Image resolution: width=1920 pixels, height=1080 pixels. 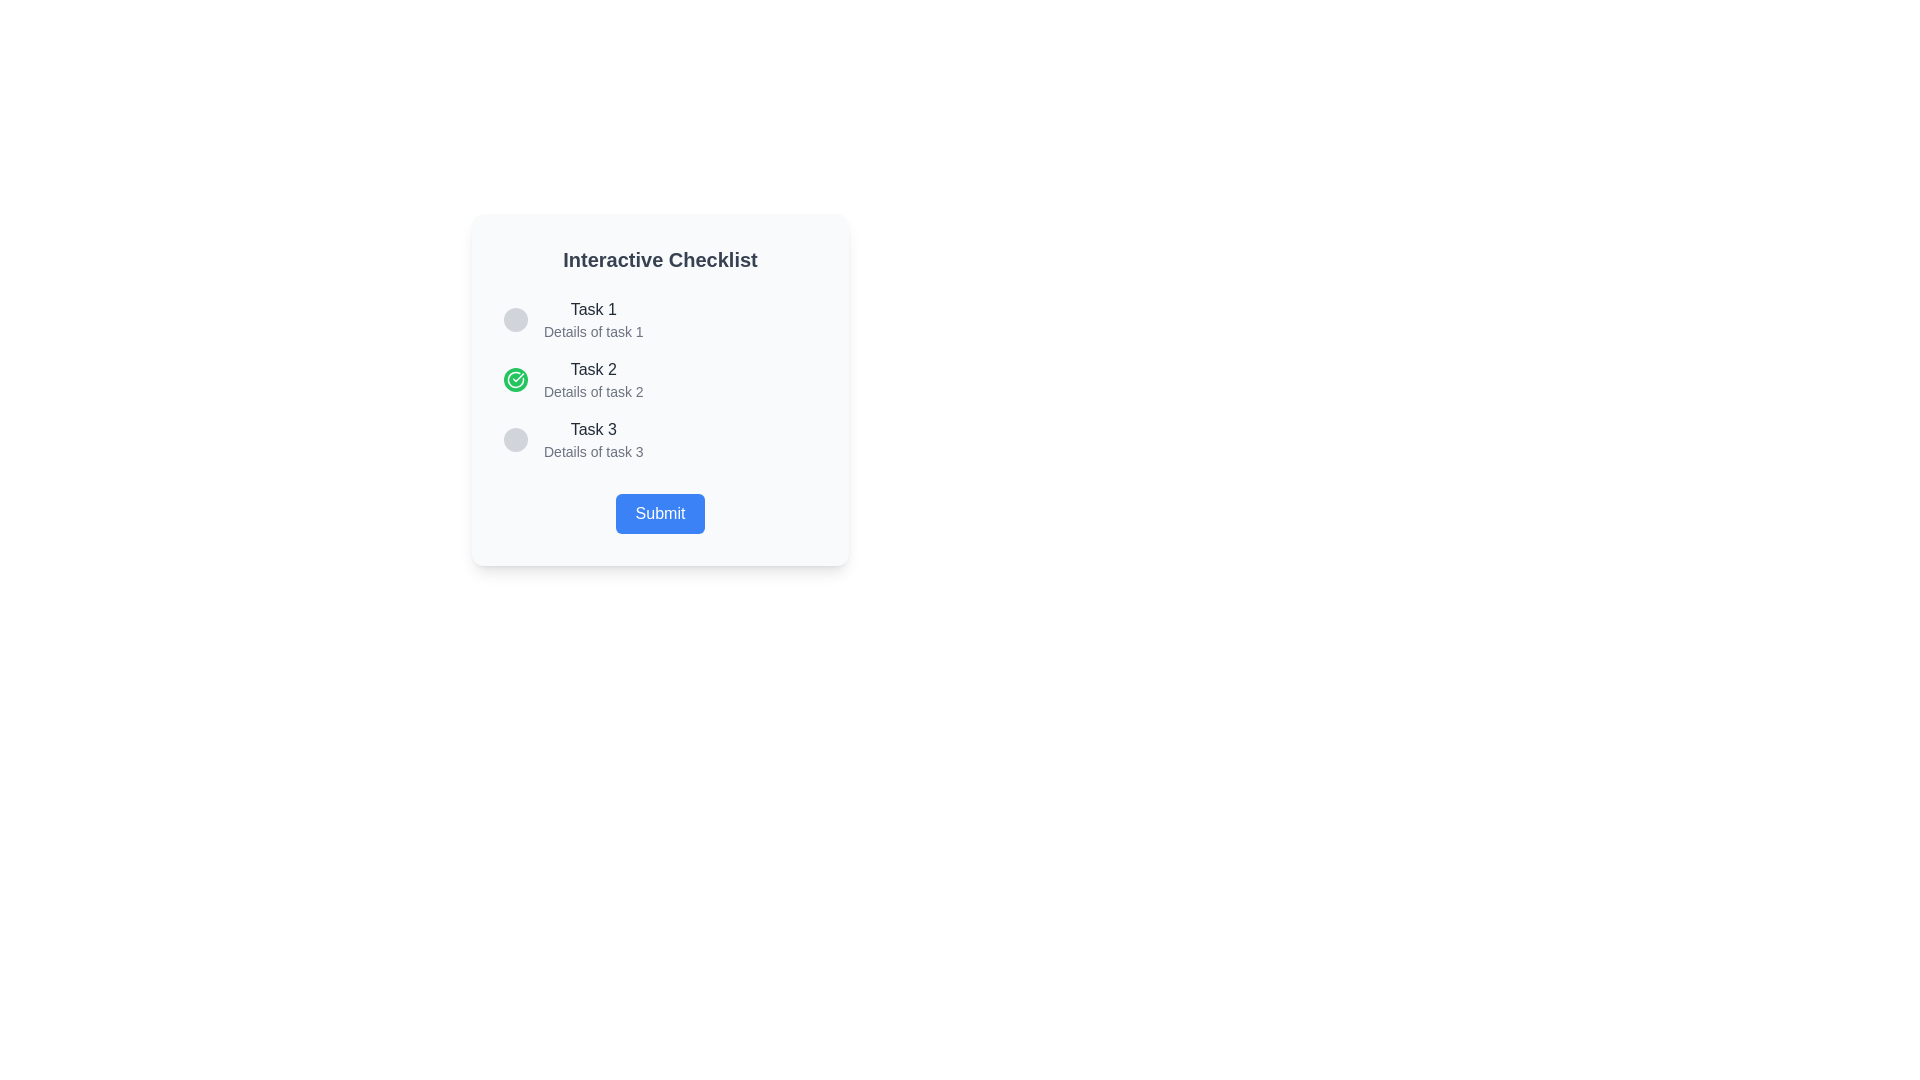 What do you see at coordinates (592, 309) in the screenshot?
I see `static text label displaying 'Task 1', which serves as the title for the first task in the checklist` at bounding box center [592, 309].